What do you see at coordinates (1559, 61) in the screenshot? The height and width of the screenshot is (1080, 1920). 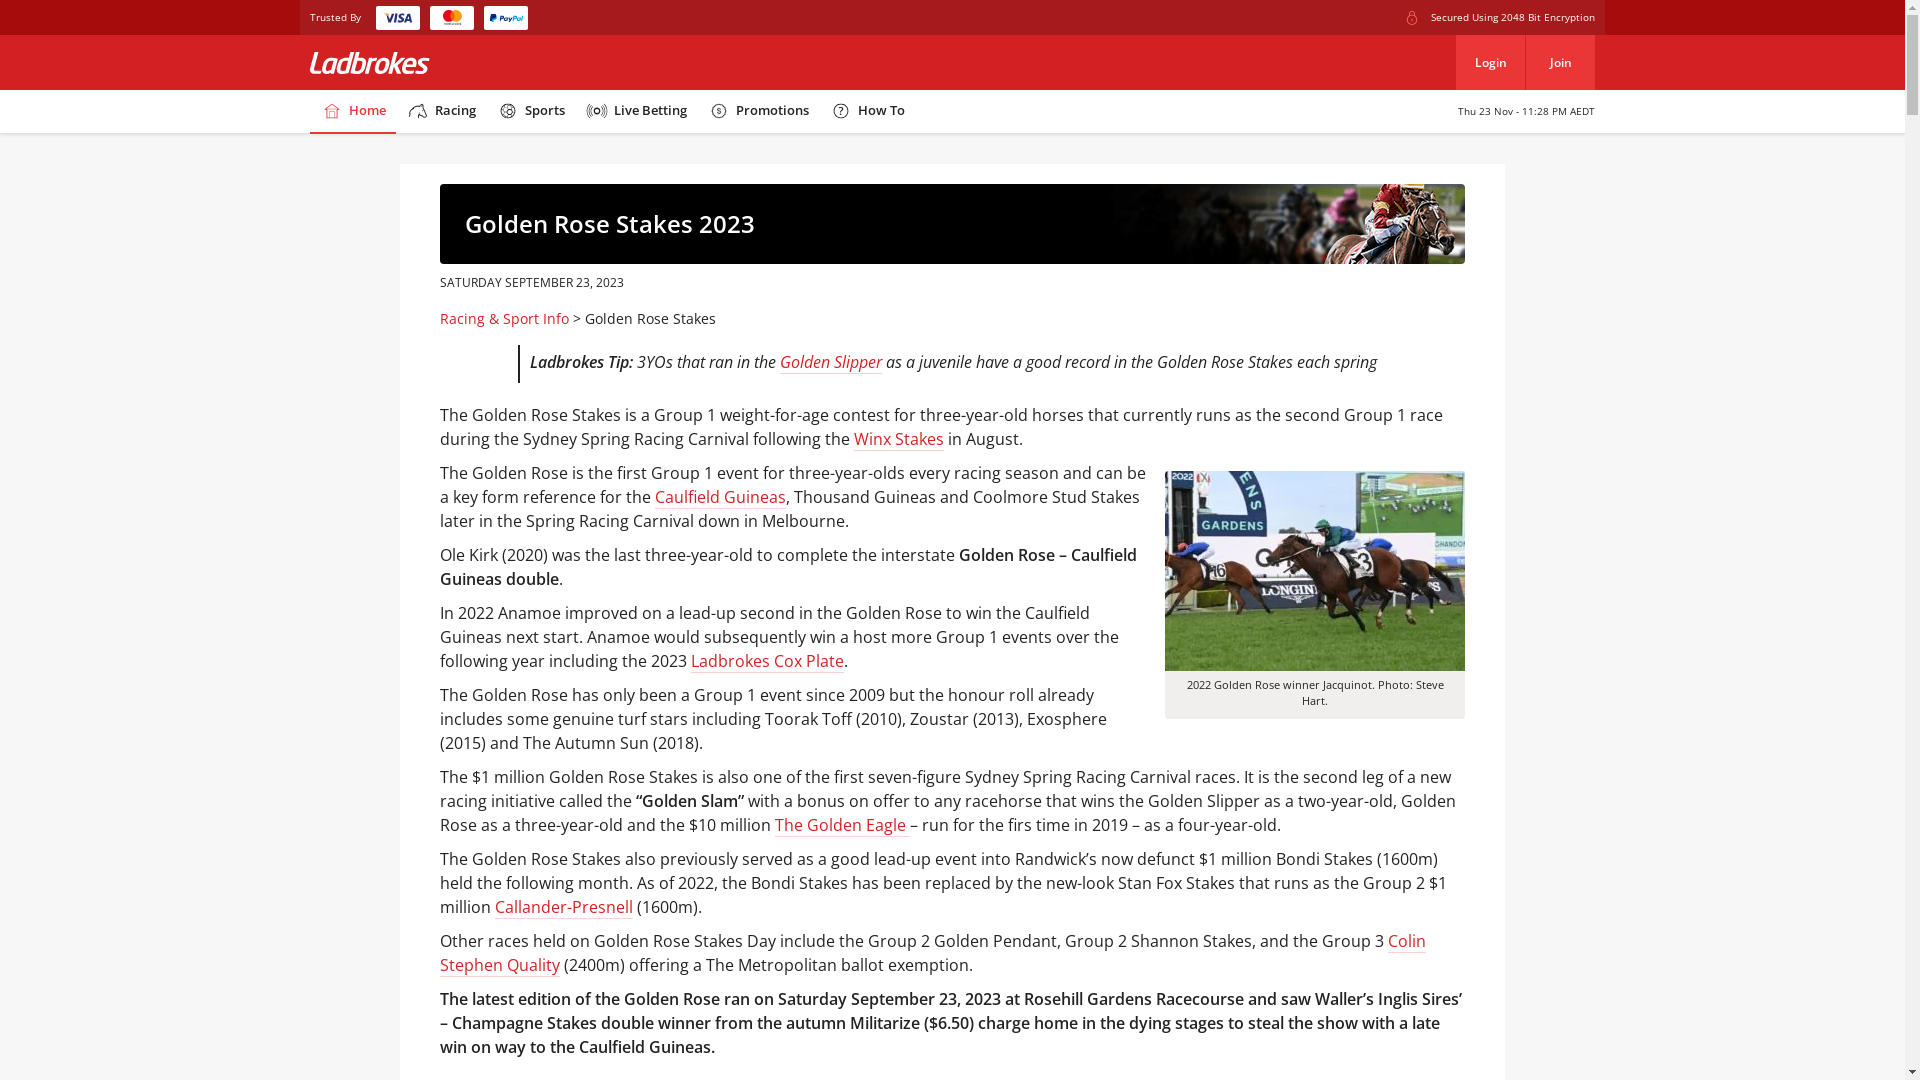 I see `'Join'` at bounding box center [1559, 61].